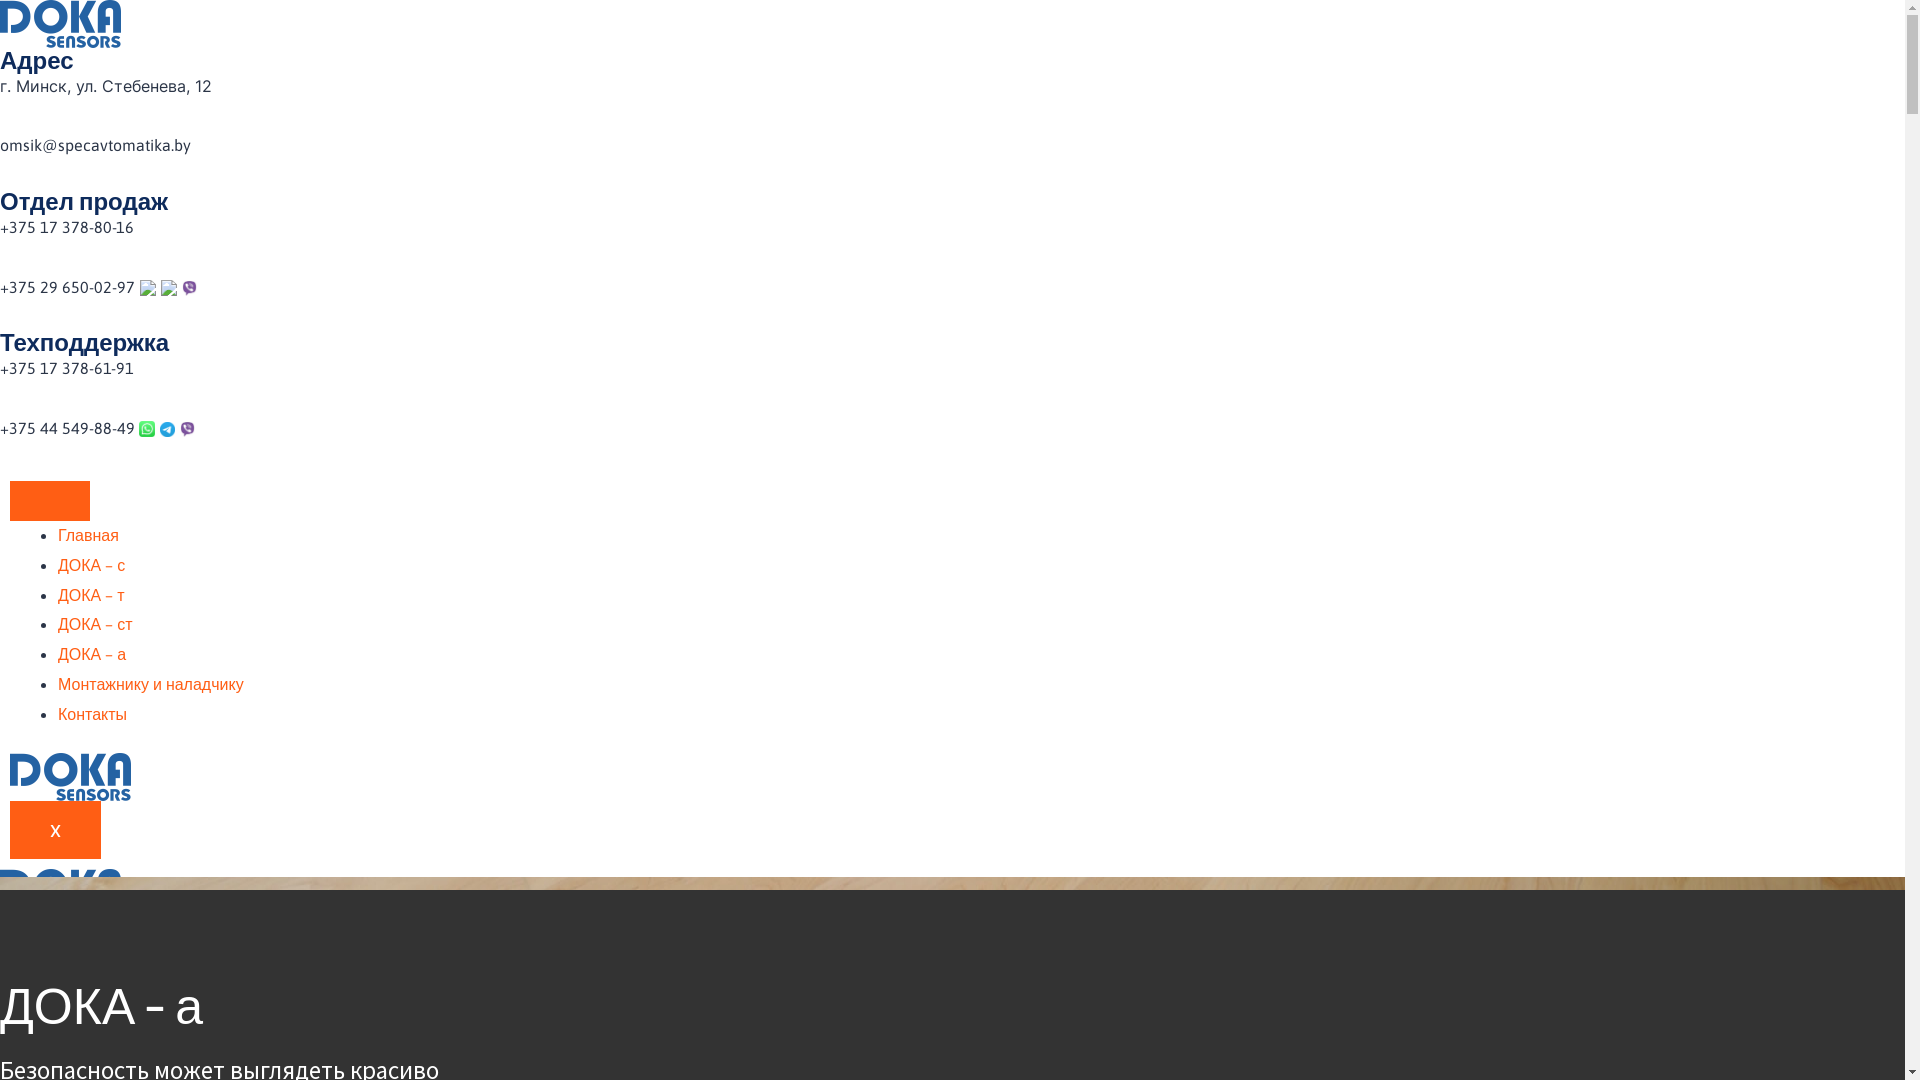  What do you see at coordinates (69, 427) in the screenshot?
I see `'+375 44 549-88-49'` at bounding box center [69, 427].